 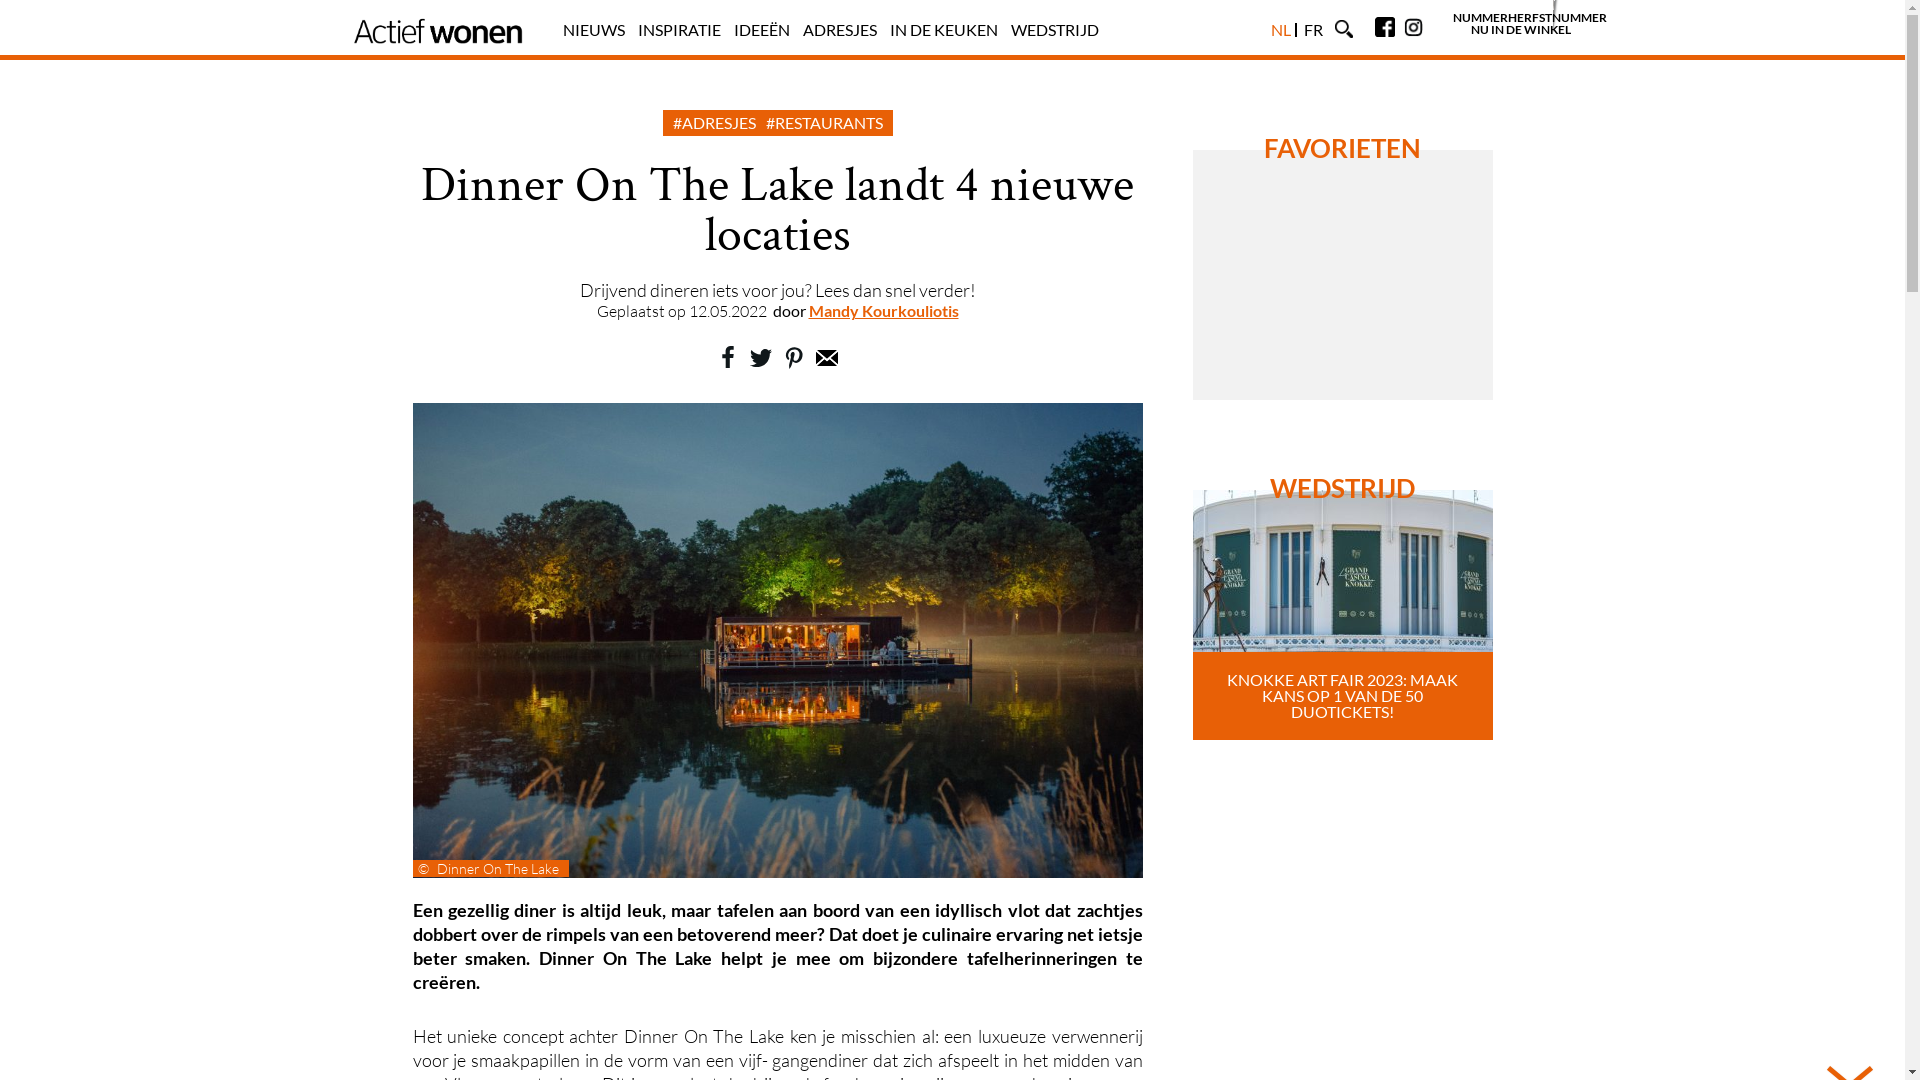 What do you see at coordinates (1009, 29) in the screenshot?
I see `'WEDSTRIJD'` at bounding box center [1009, 29].